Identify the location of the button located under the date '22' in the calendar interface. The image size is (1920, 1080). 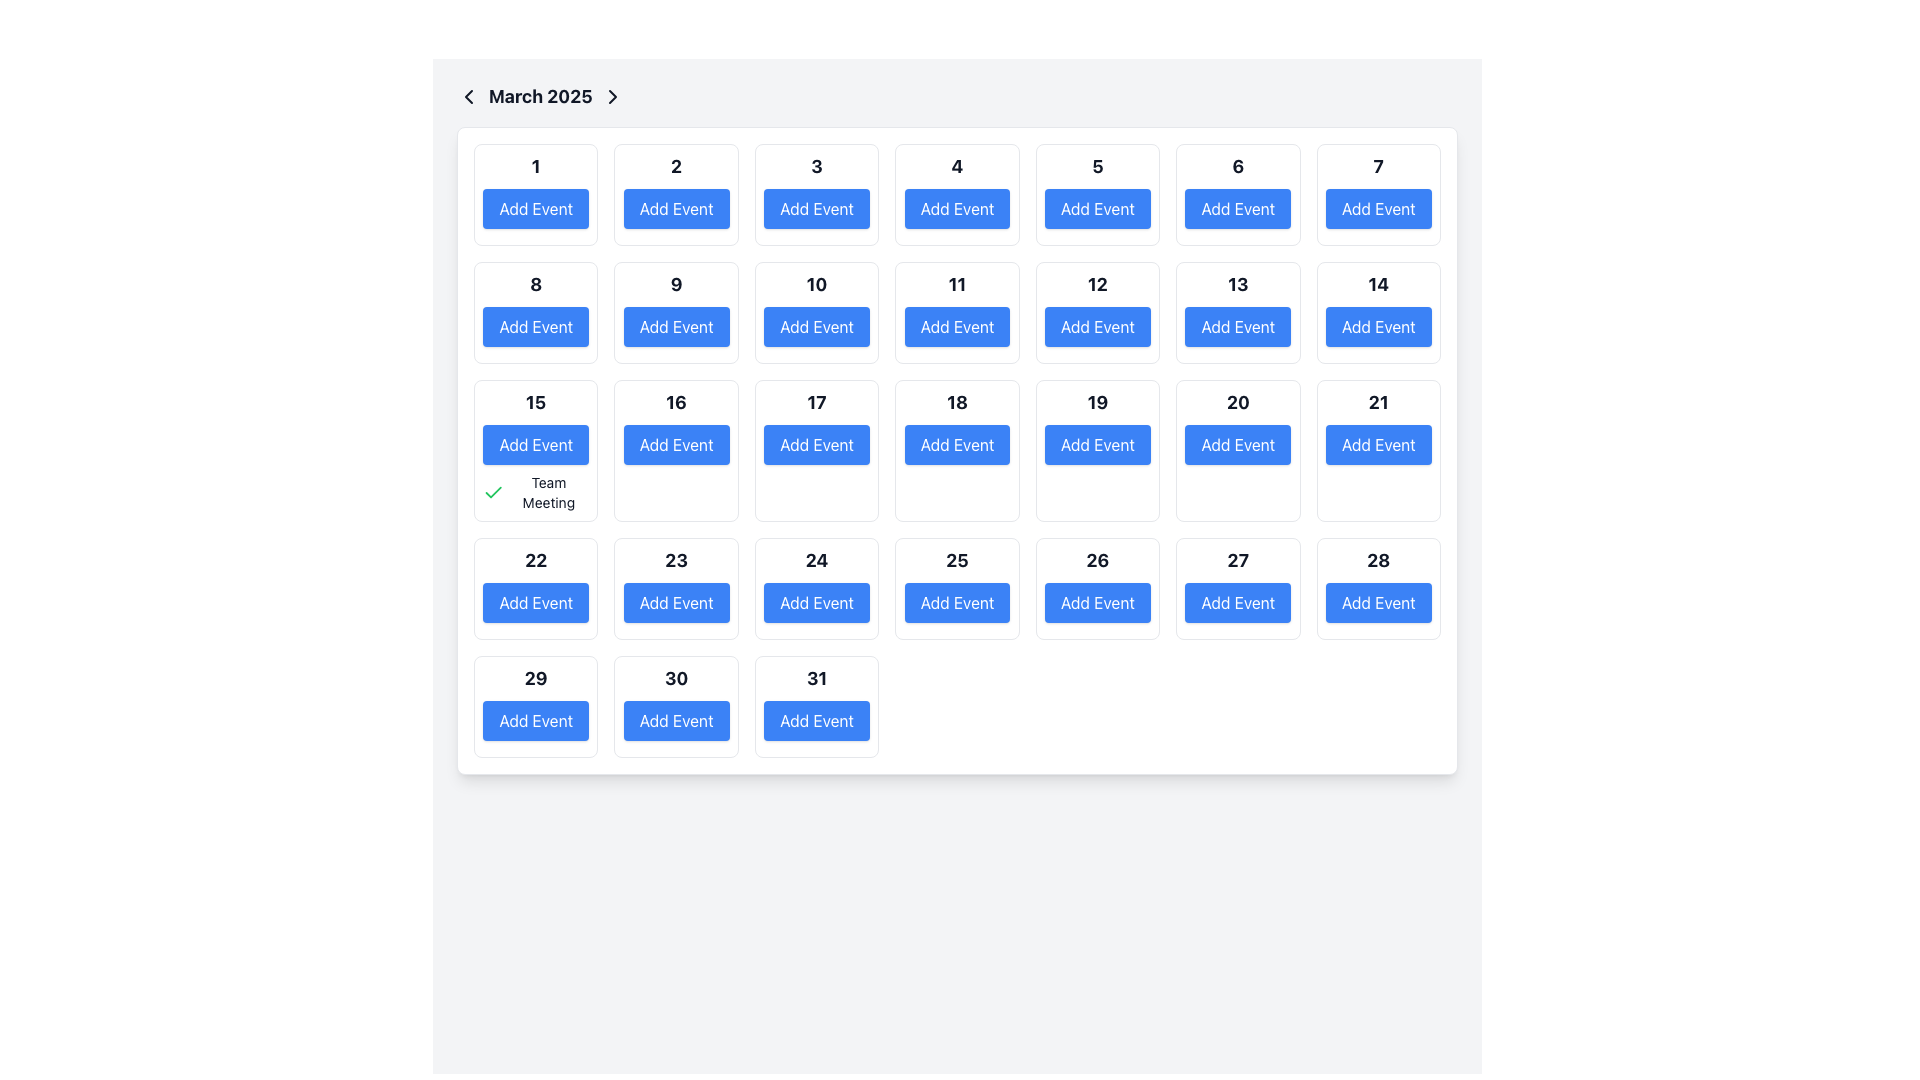
(536, 601).